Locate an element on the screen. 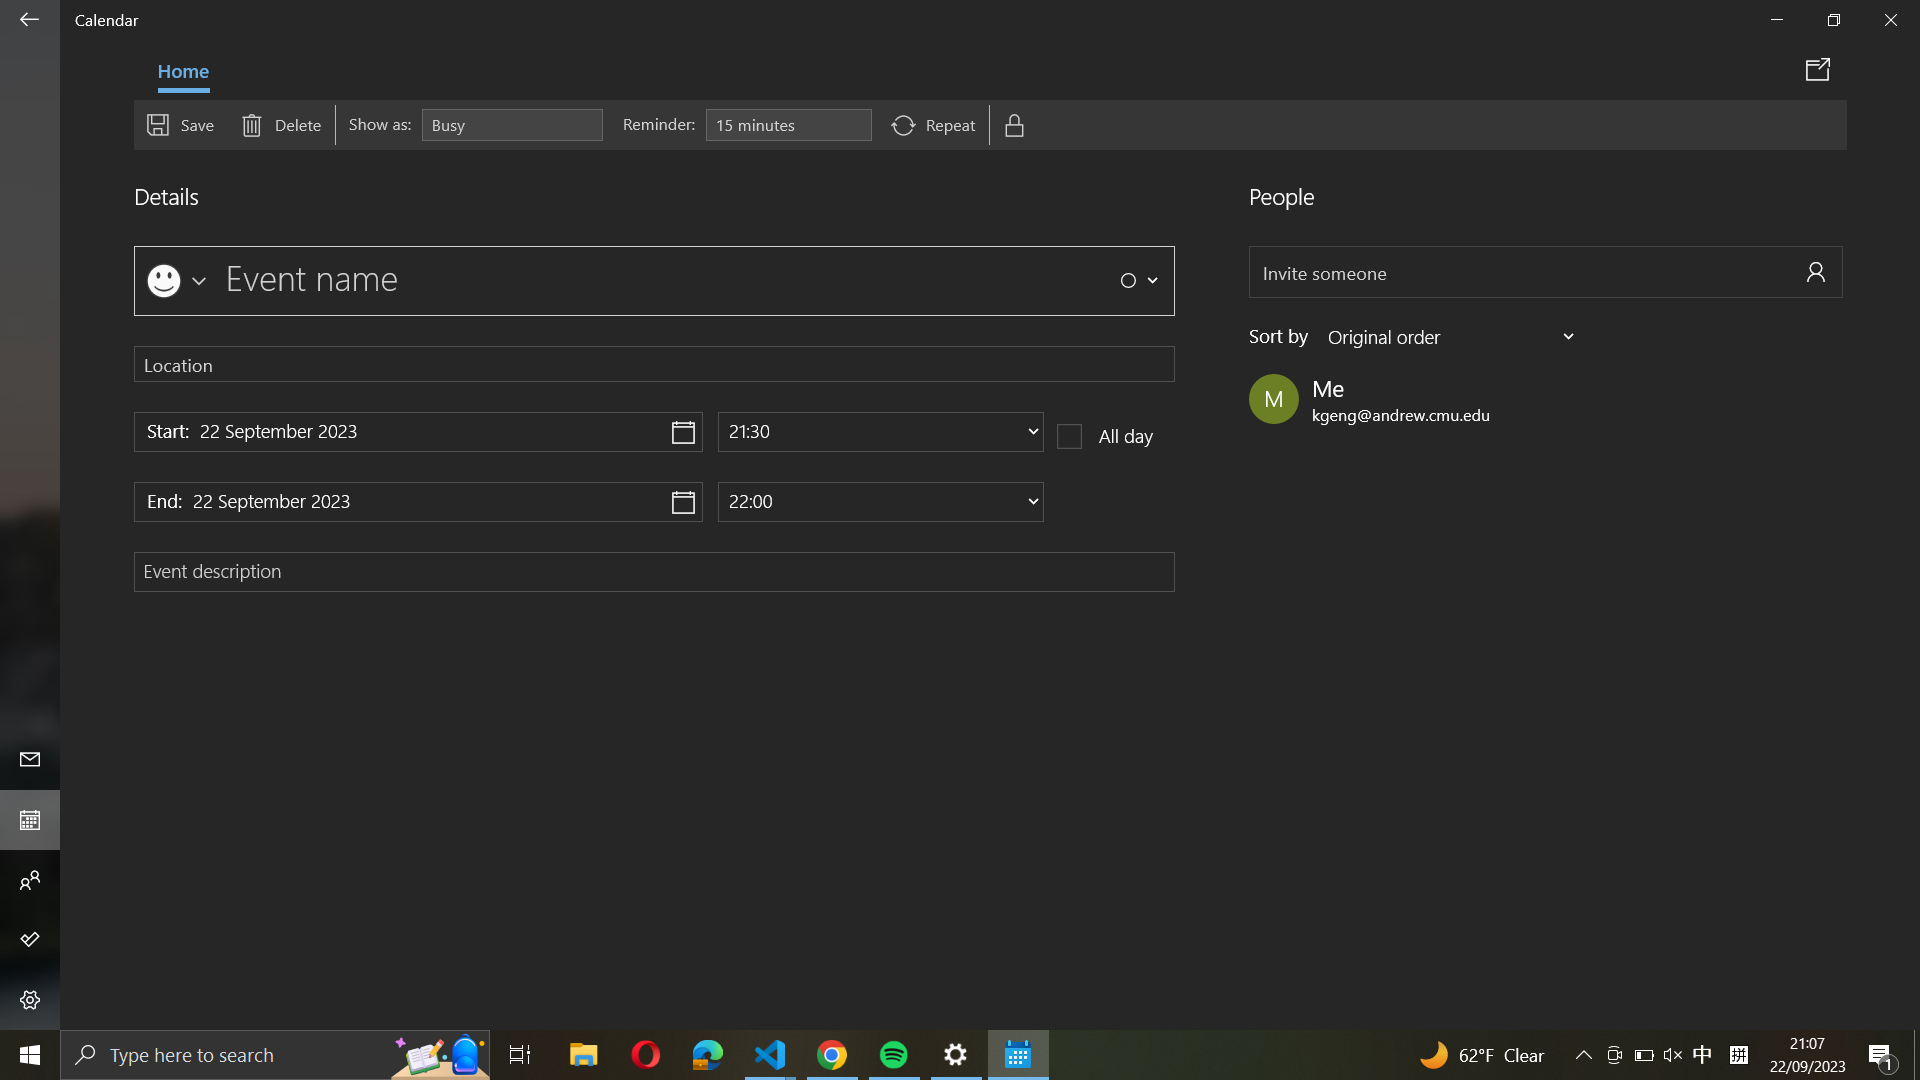  Forward the event details through email is located at coordinates (1821, 68).